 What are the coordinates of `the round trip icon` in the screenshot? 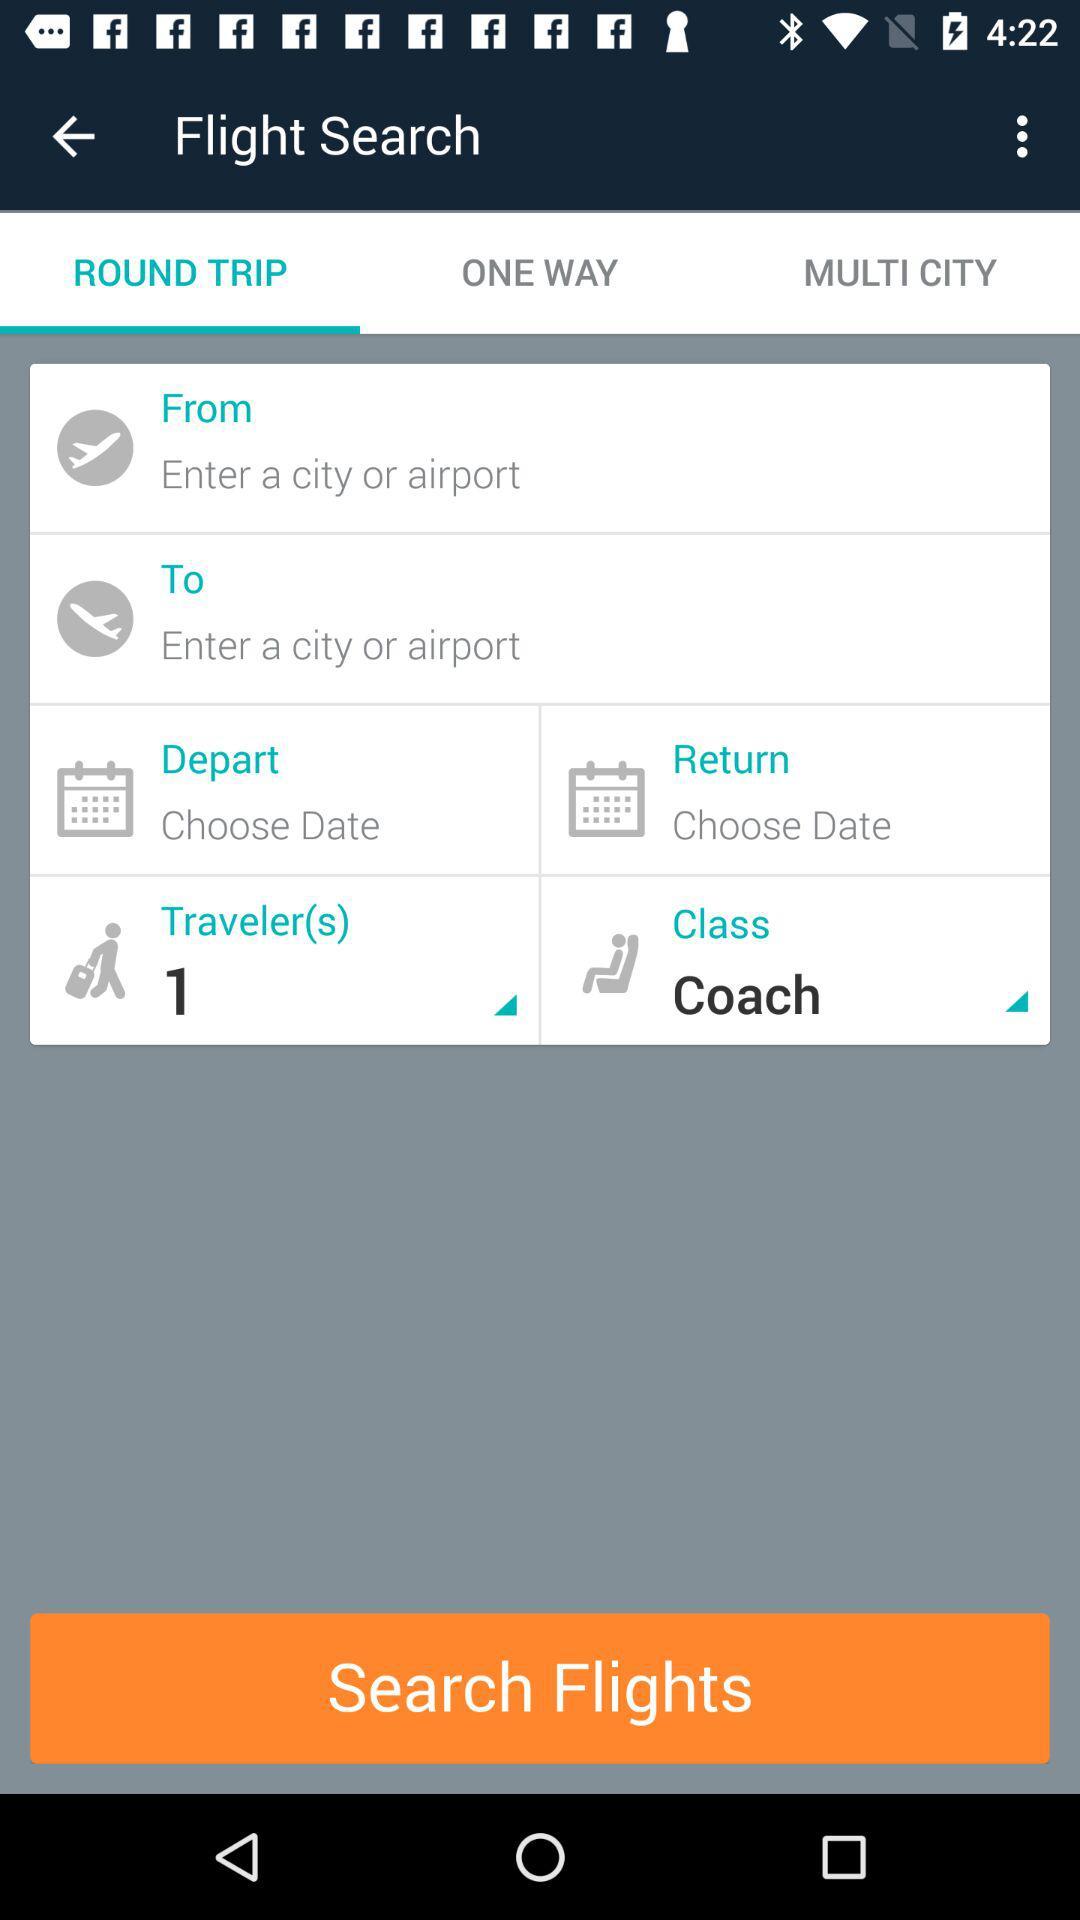 It's located at (180, 272).